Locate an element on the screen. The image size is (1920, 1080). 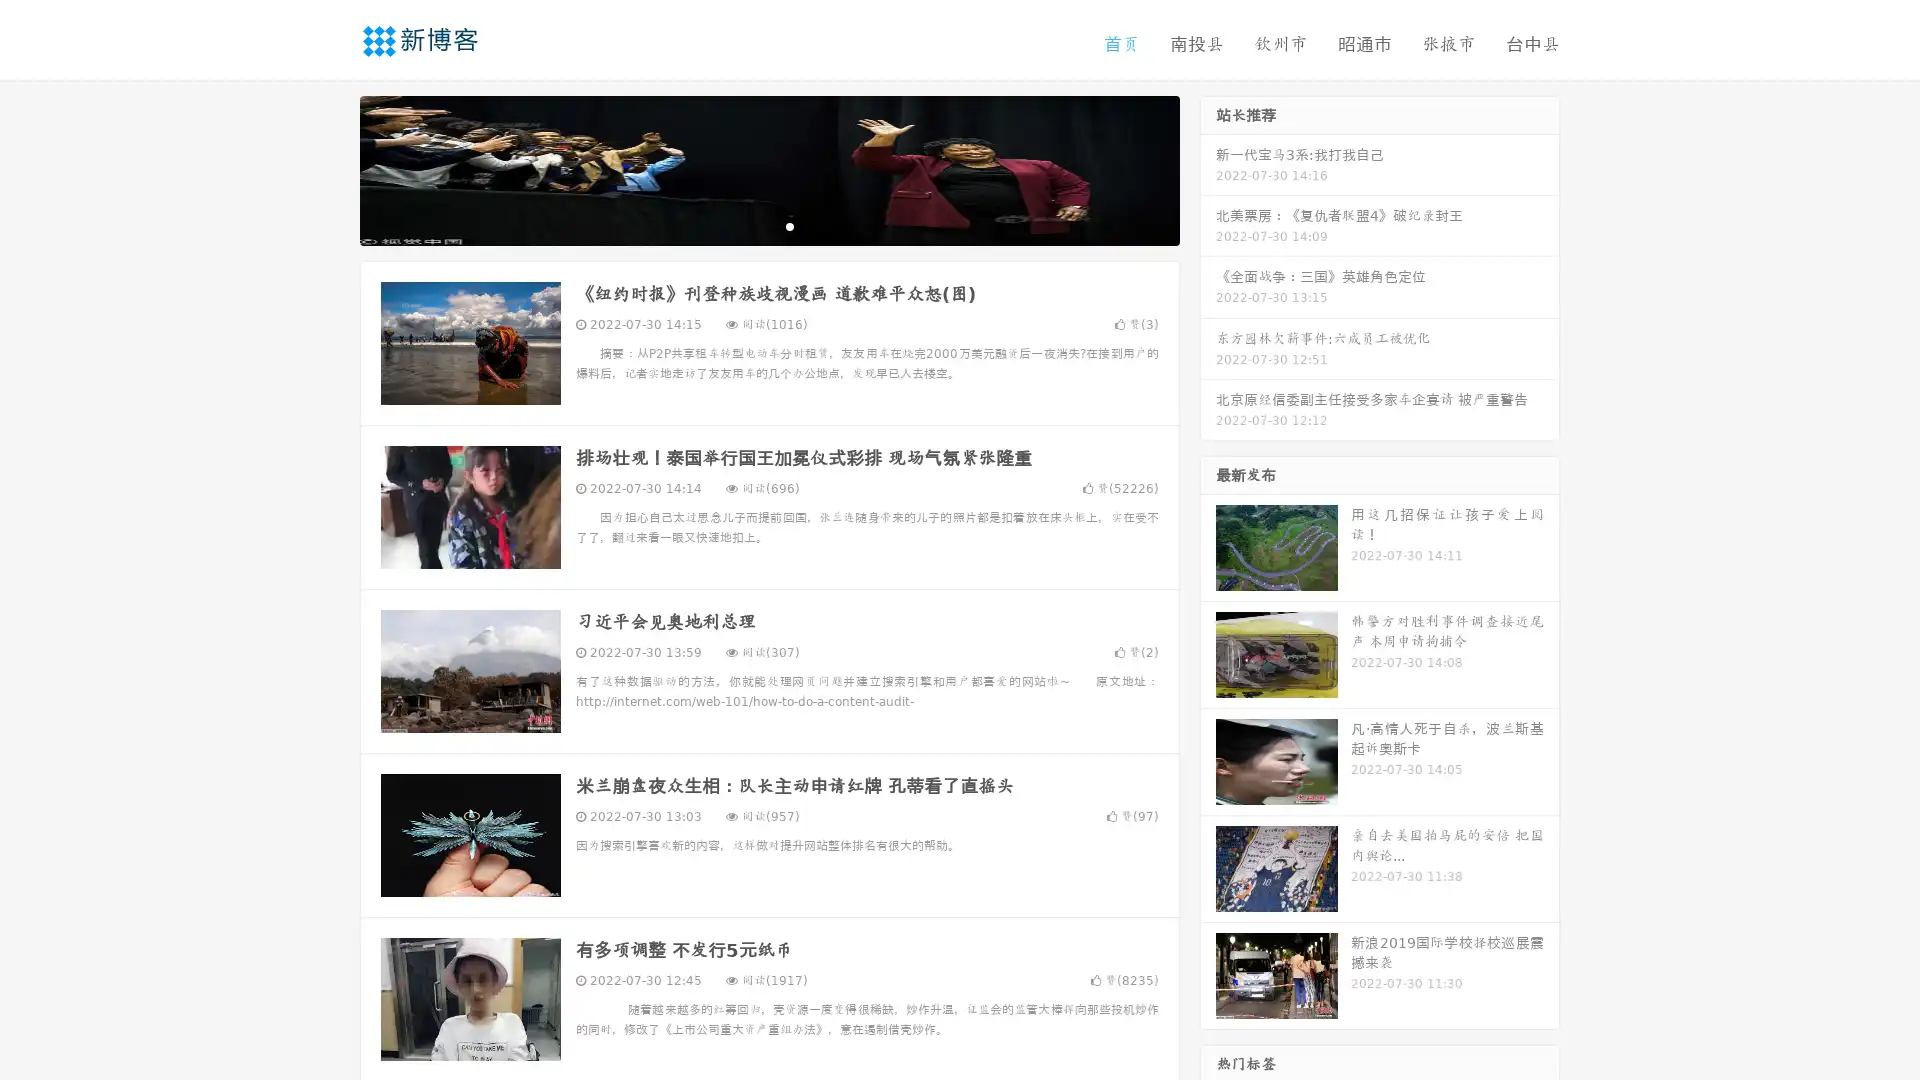
Previous slide is located at coordinates (330, 168).